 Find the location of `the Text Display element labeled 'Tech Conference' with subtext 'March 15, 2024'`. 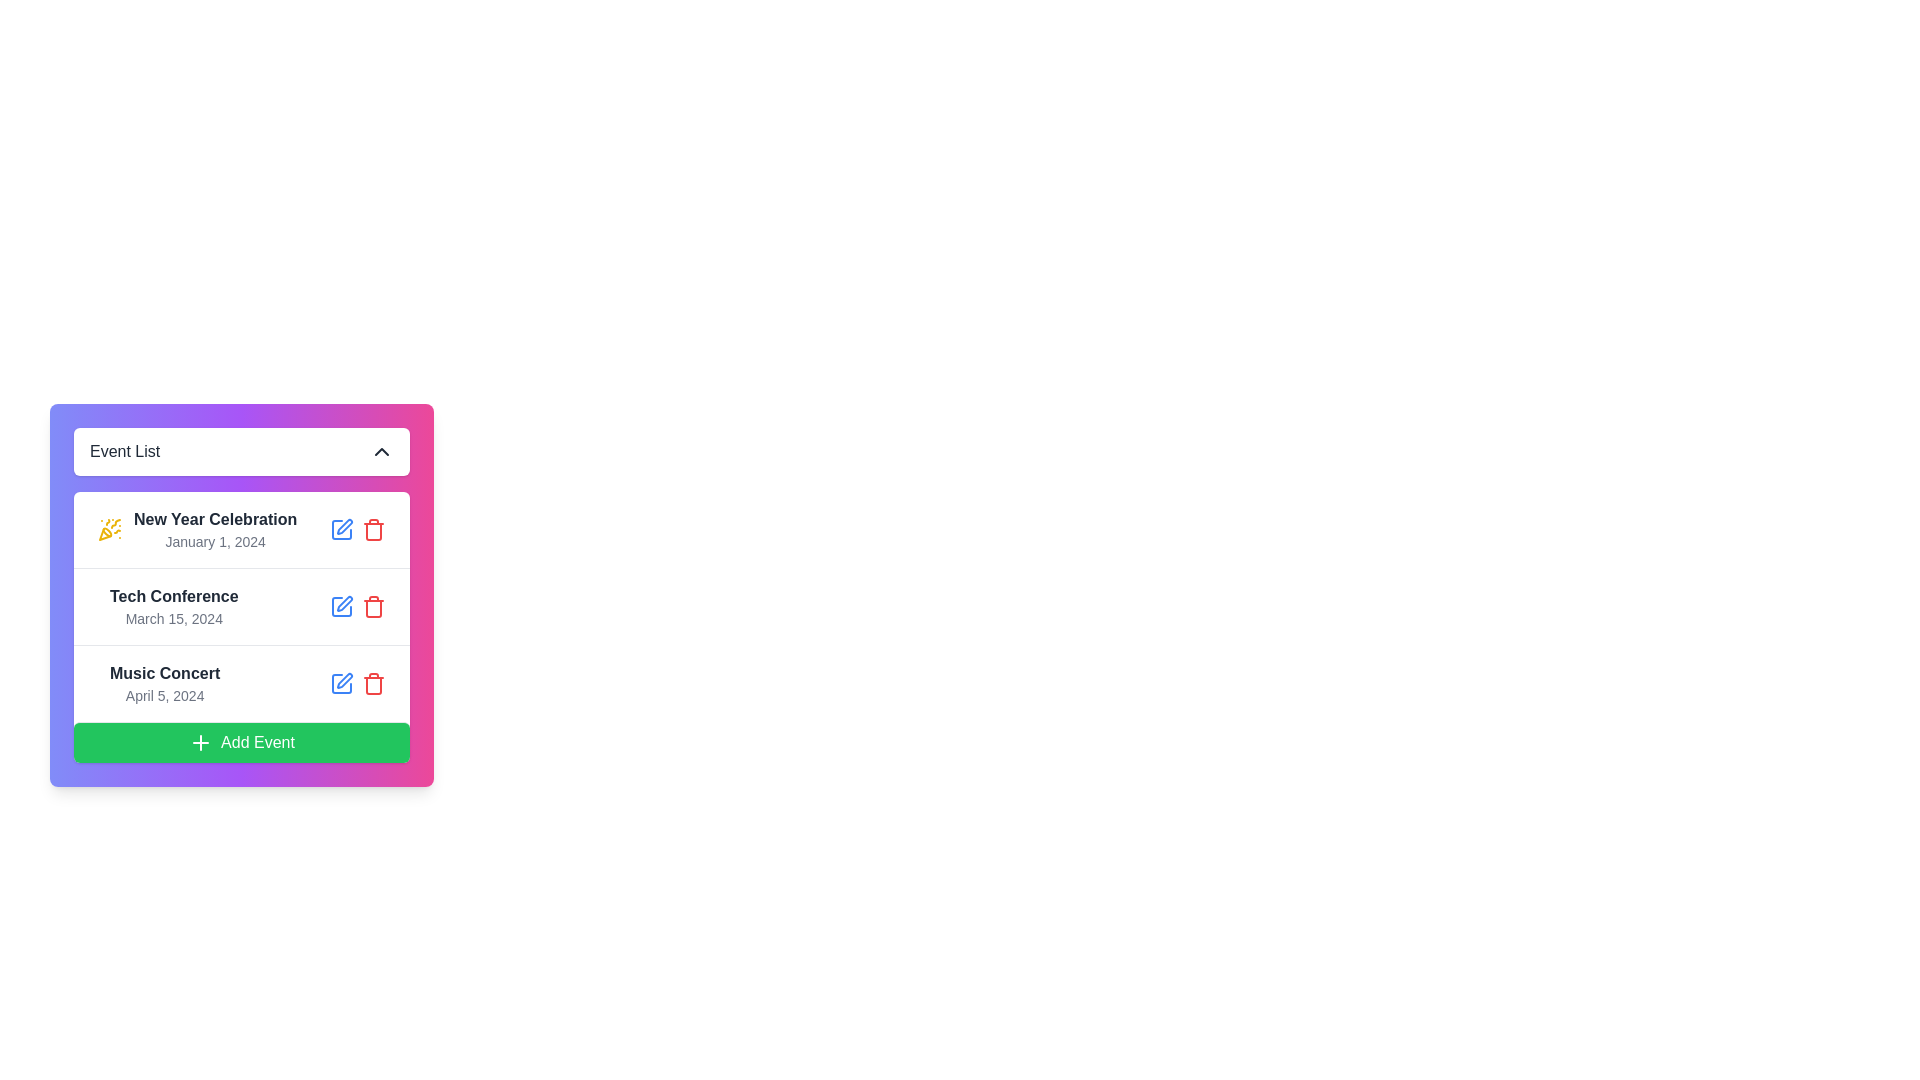

the Text Display element labeled 'Tech Conference' with subtext 'March 15, 2024' is located at coordinates (168, 605).